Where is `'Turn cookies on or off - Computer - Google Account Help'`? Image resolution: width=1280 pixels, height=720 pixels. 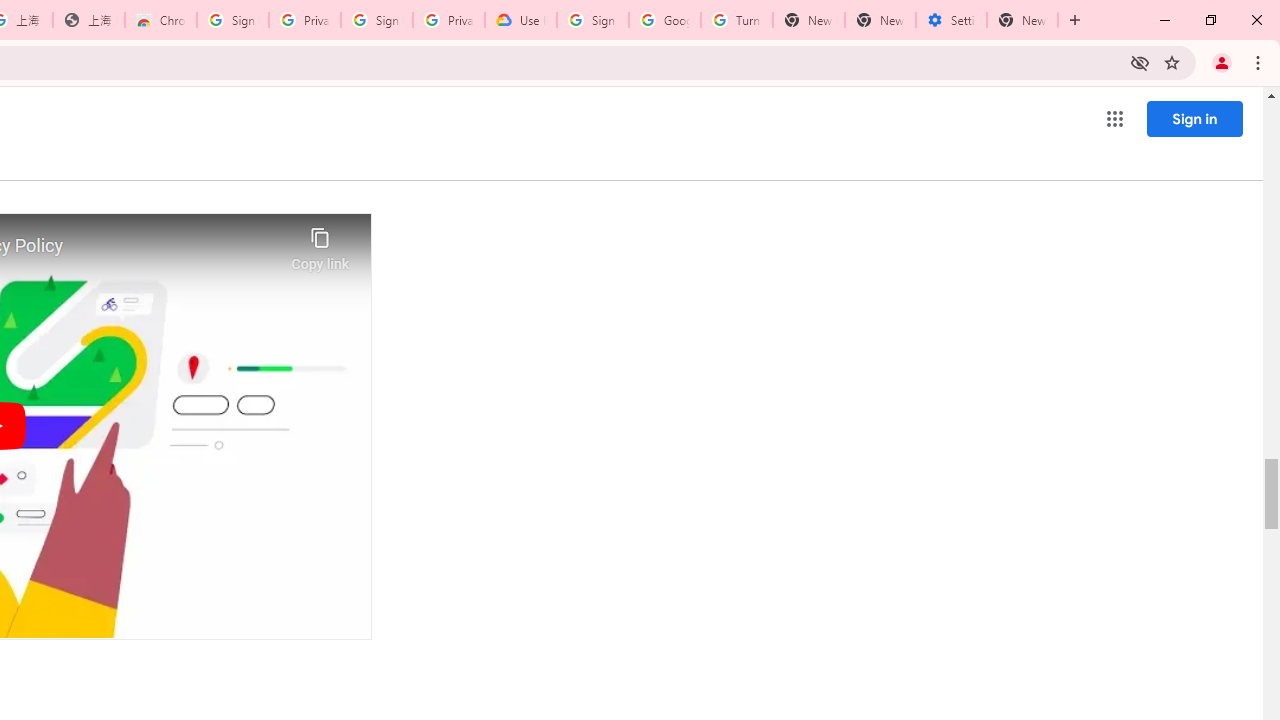
'Turn cookies on or off - Computer - Google Account Help' is located at coordinates (736, 20).